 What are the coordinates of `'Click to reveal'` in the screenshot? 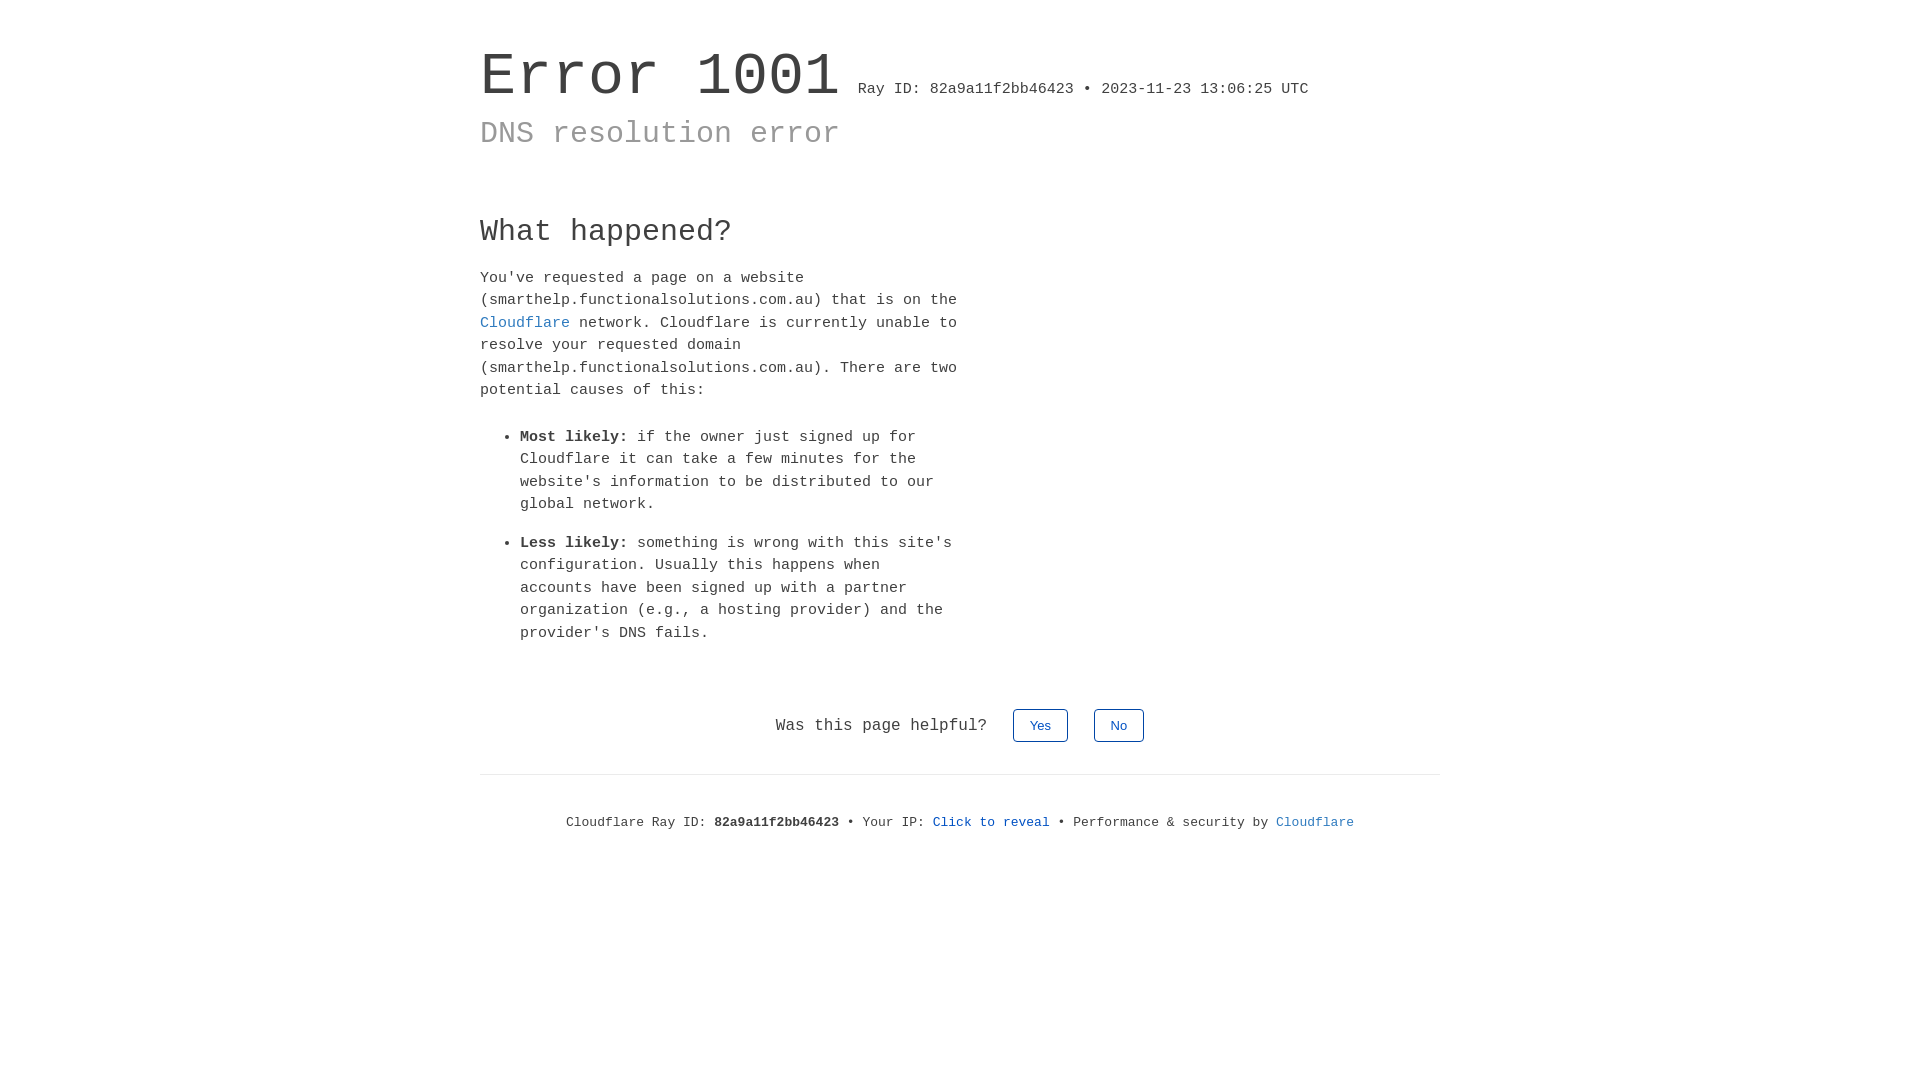 It's located at (991, 822).